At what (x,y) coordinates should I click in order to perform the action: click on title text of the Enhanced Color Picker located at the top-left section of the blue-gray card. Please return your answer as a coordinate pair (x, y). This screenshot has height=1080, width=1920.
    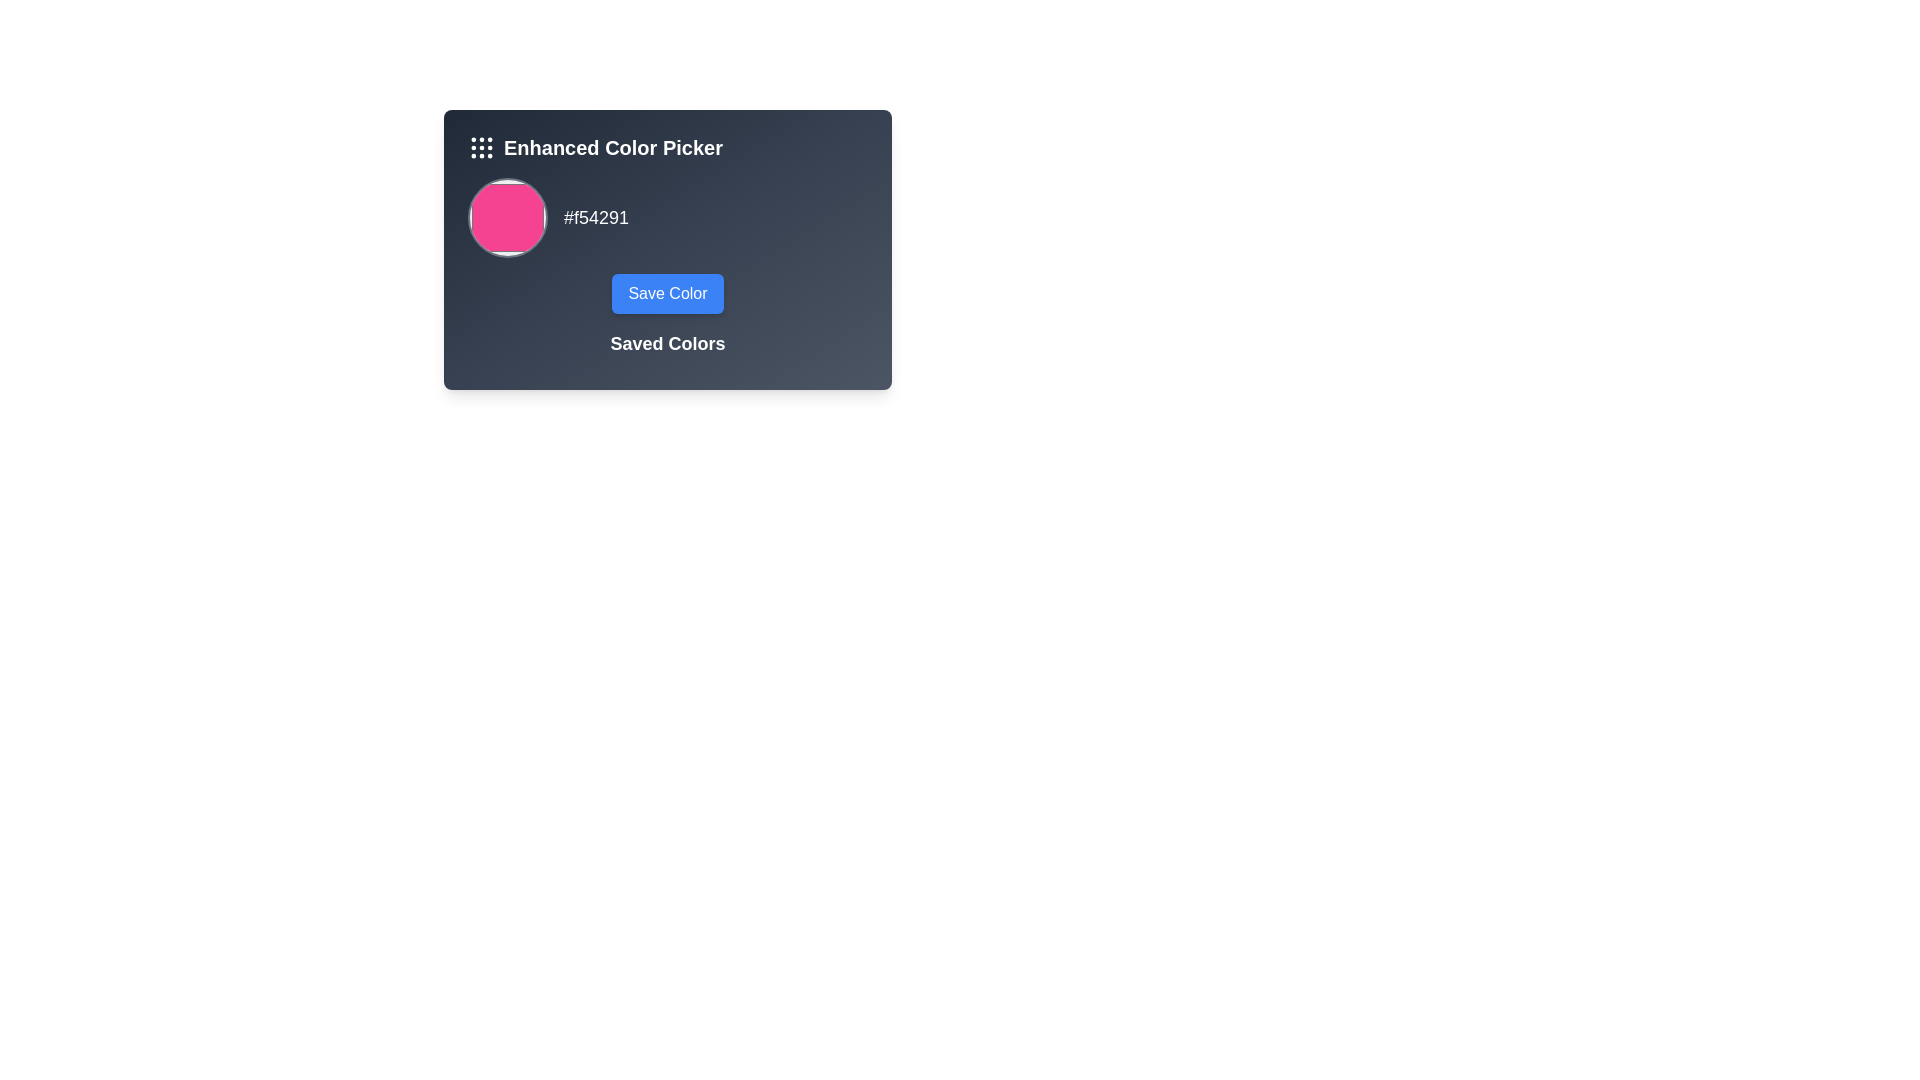
    Looking at the image, I should click on (667, 146).